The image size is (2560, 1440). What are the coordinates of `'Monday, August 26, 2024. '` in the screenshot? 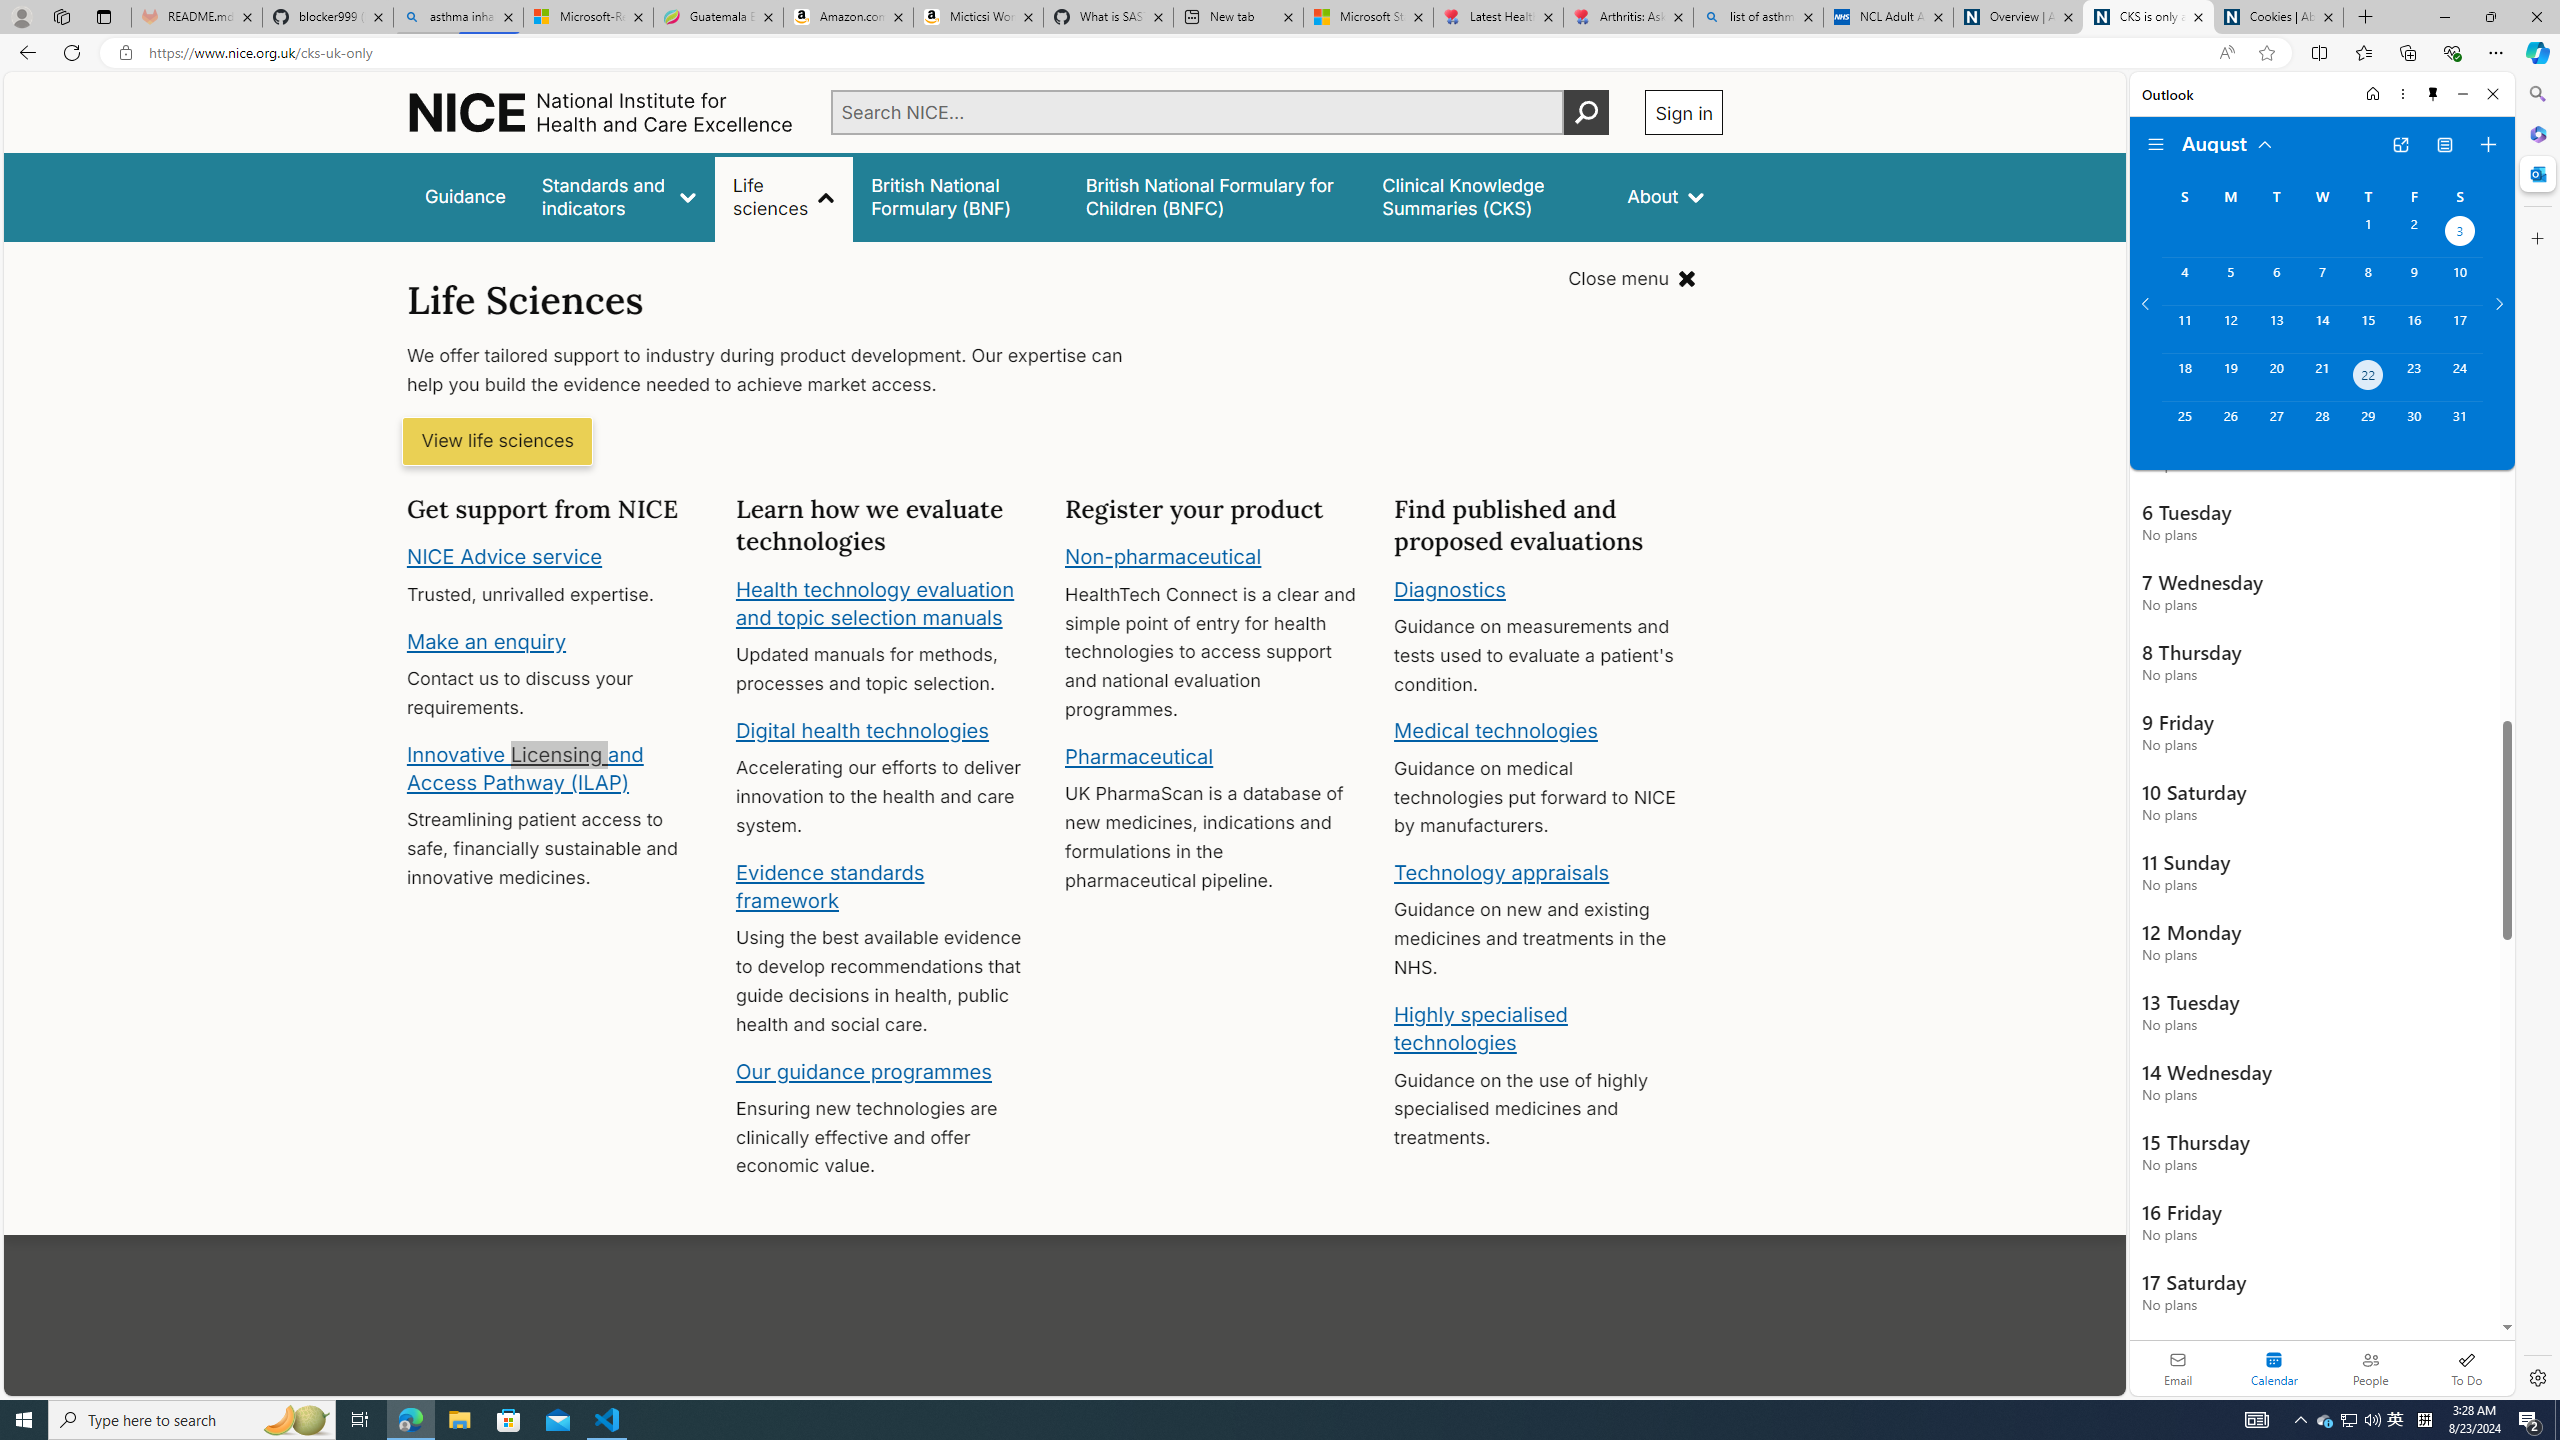 It's located at (2229, 425).